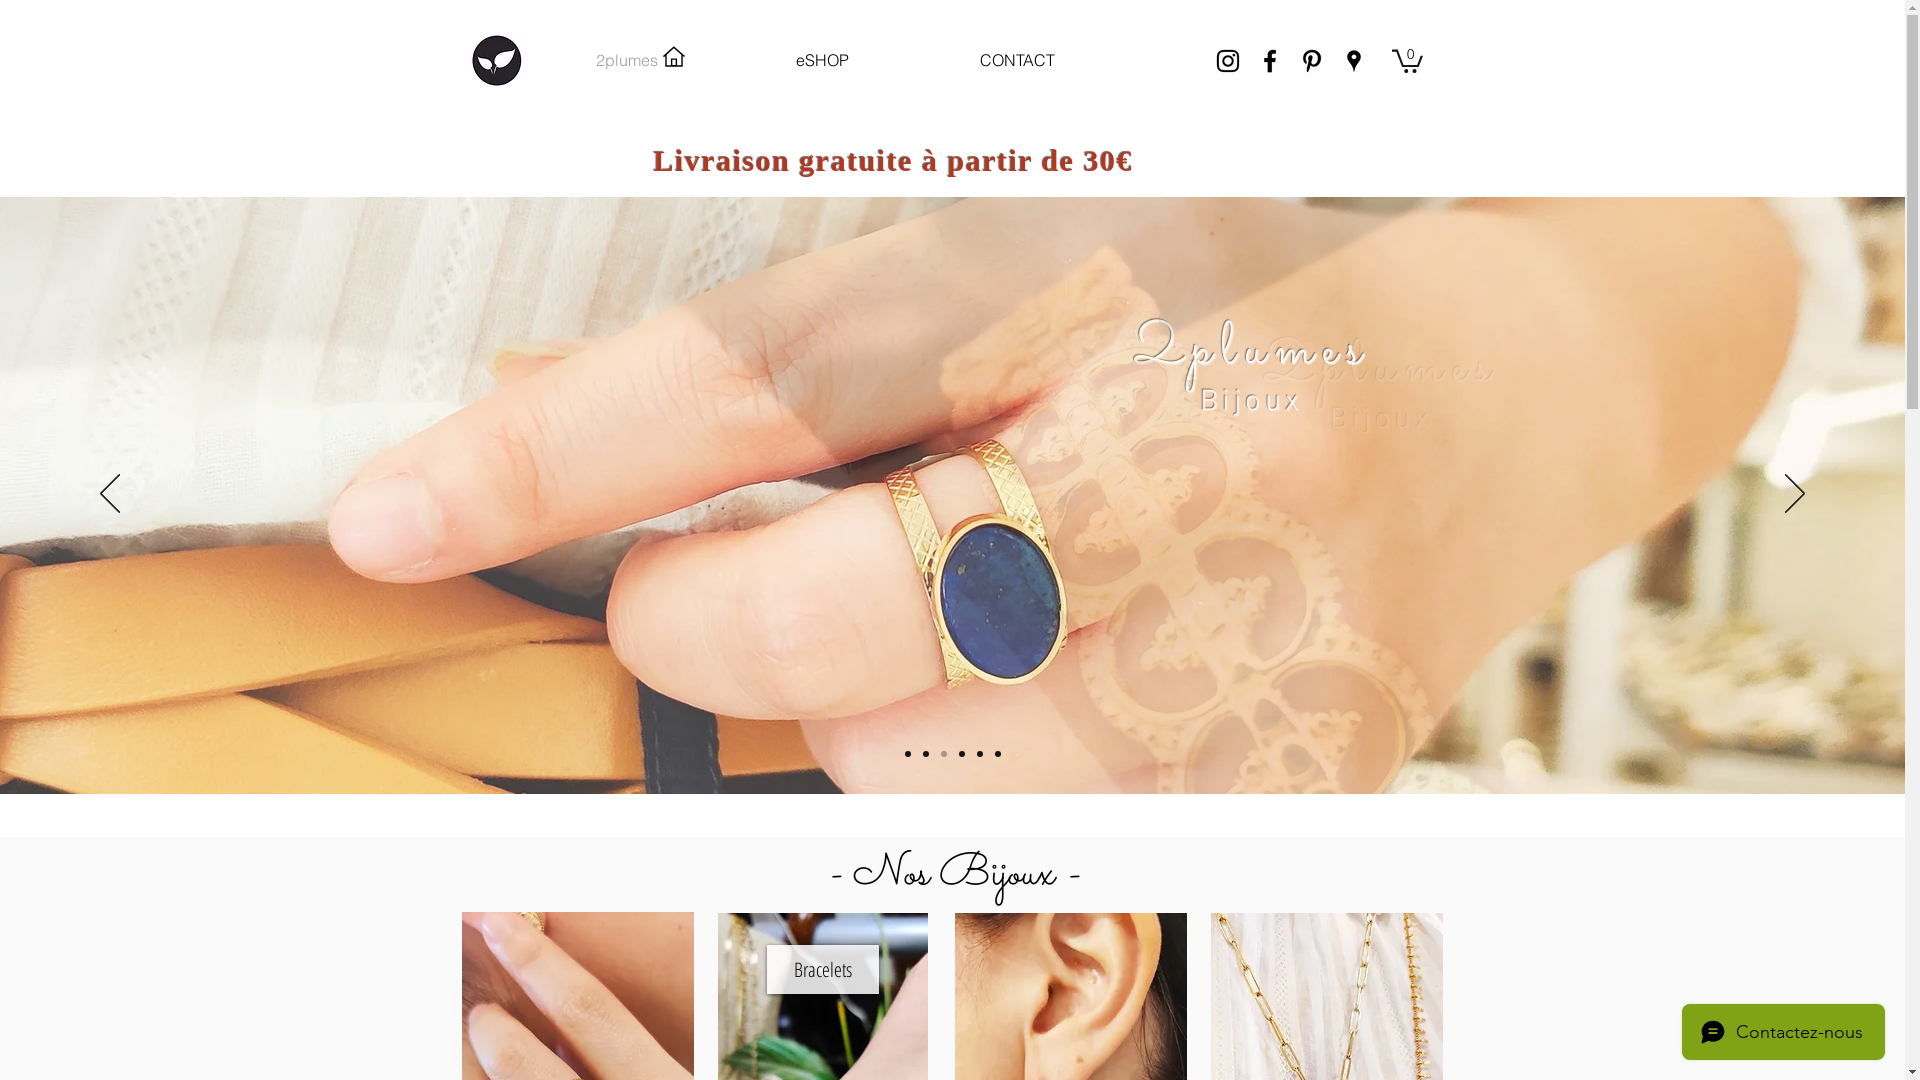 Image resolution: width=1920 pixels, height=1080 pixels. What do you see at coordinates (821, 968) in the screenshot?
I see `'Bracelets'` at bounding box center [821, 968].